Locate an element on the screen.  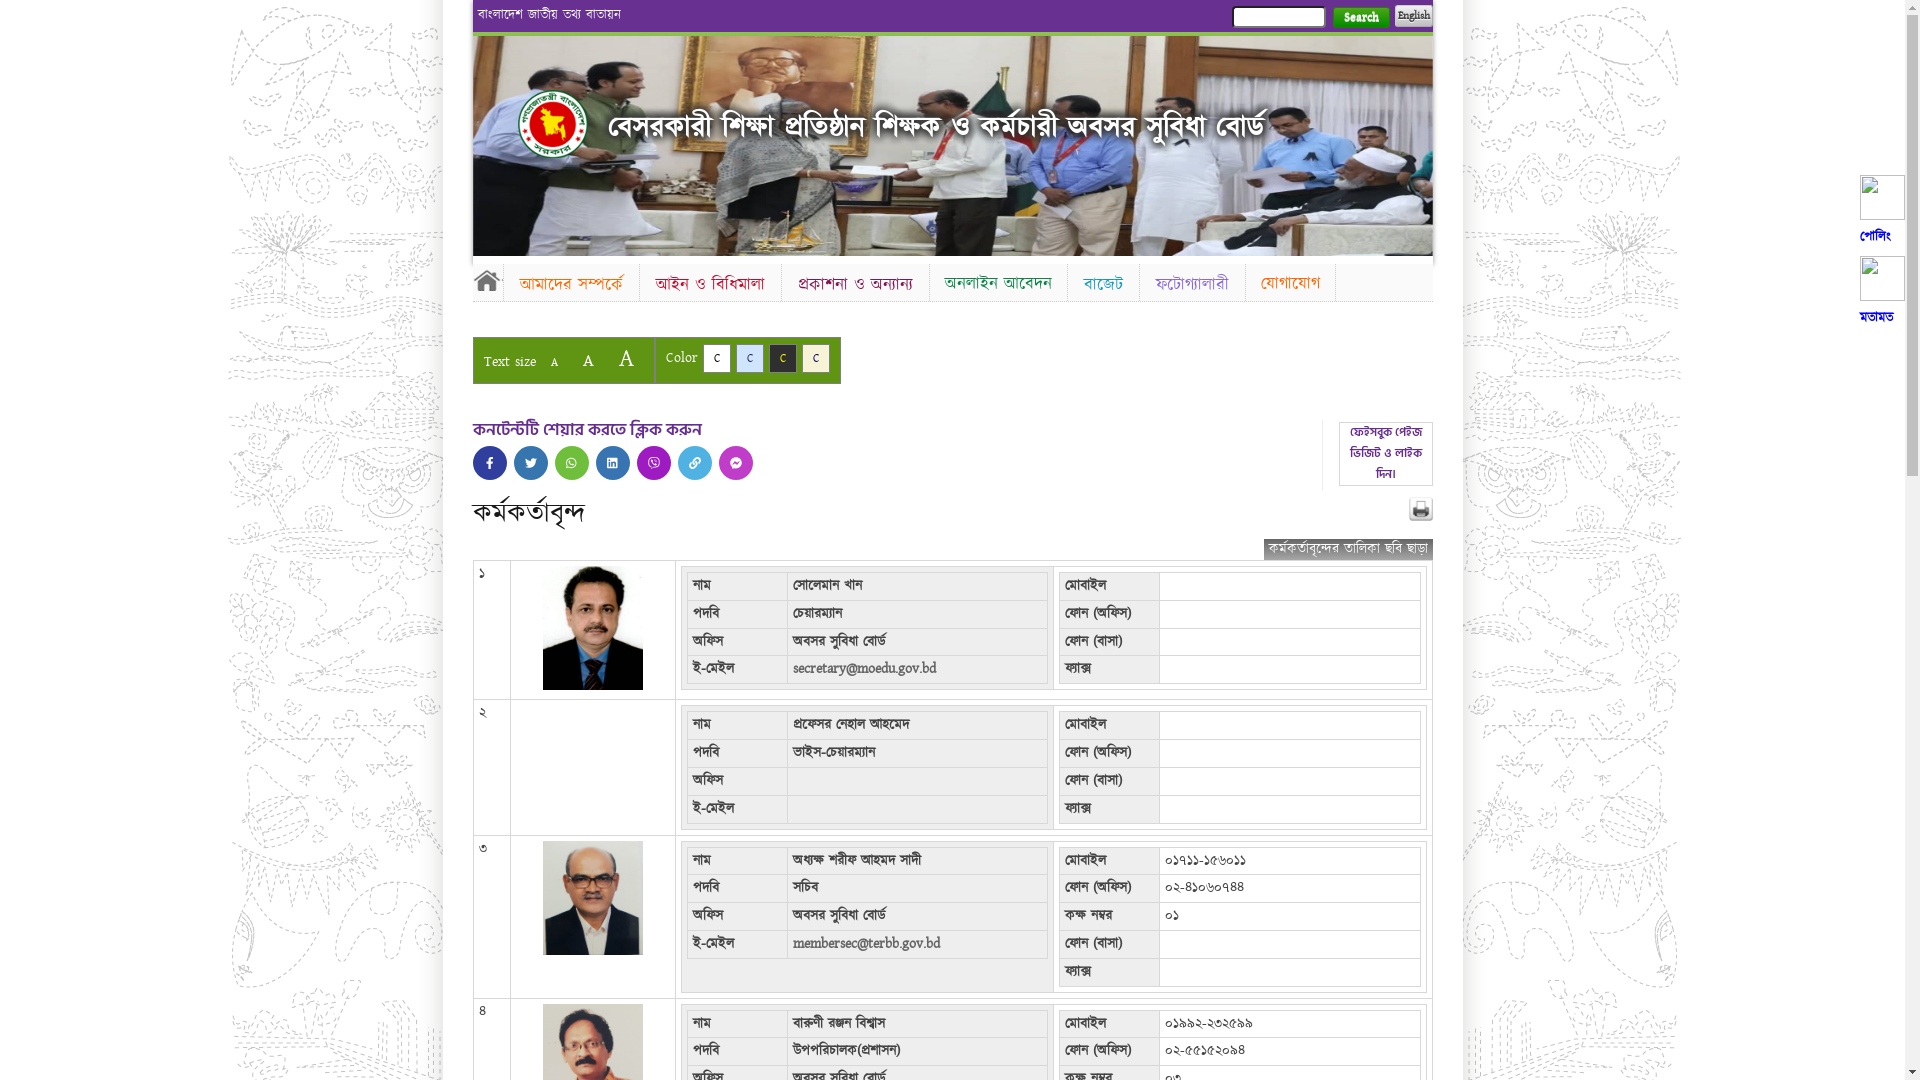
'C' is located at coordinates (748, 357).